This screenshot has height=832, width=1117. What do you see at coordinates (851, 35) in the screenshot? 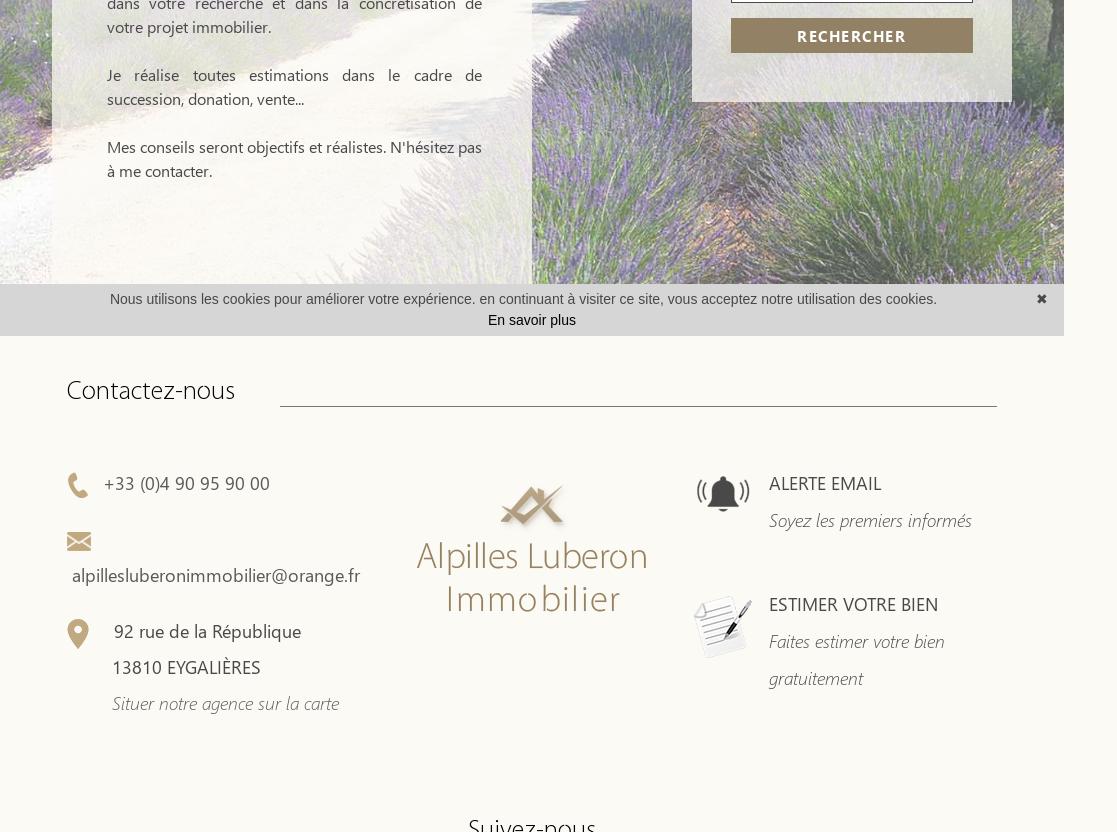
I see `'rechercher'` at bounding box center [851, 35].